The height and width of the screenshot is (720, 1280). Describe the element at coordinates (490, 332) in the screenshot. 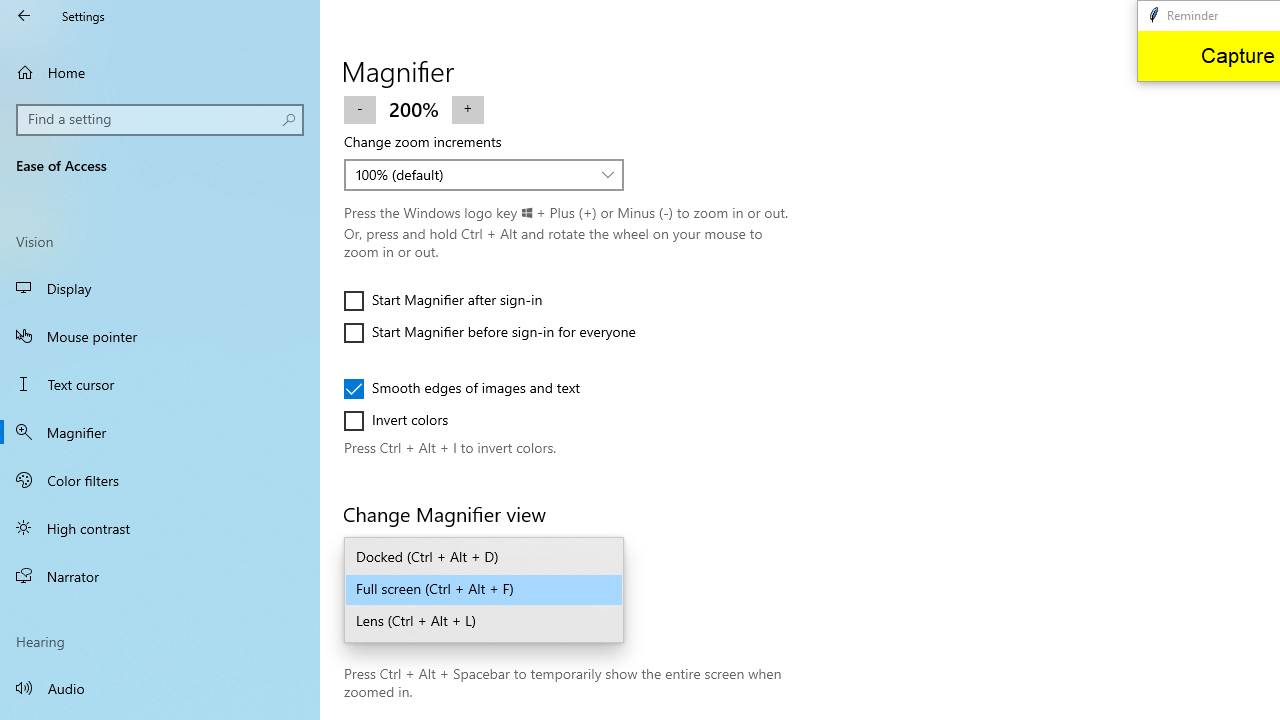

I see `'Start Magnifier before sign-in for everyone'` at that location.